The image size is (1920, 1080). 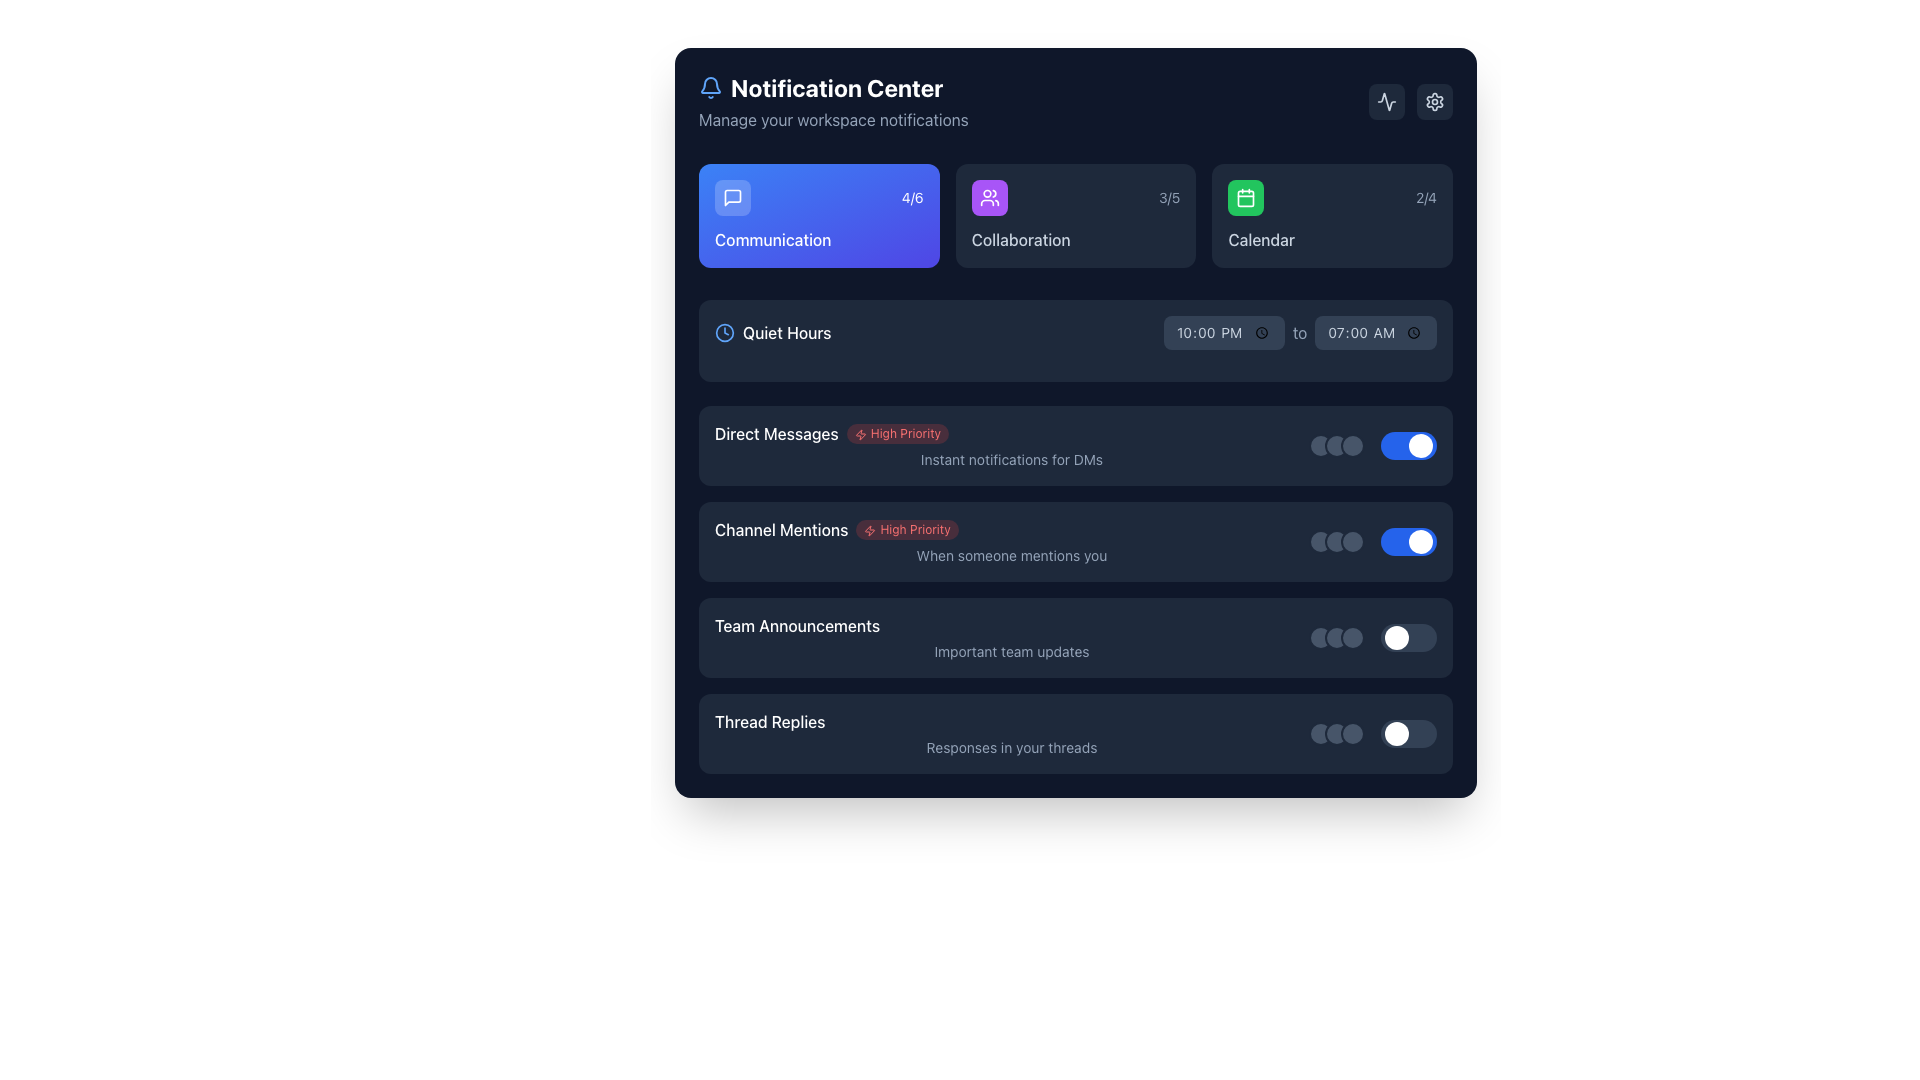 I want to click on the toggle switch for 'Direct Messages', so click(x=1408, y=445).